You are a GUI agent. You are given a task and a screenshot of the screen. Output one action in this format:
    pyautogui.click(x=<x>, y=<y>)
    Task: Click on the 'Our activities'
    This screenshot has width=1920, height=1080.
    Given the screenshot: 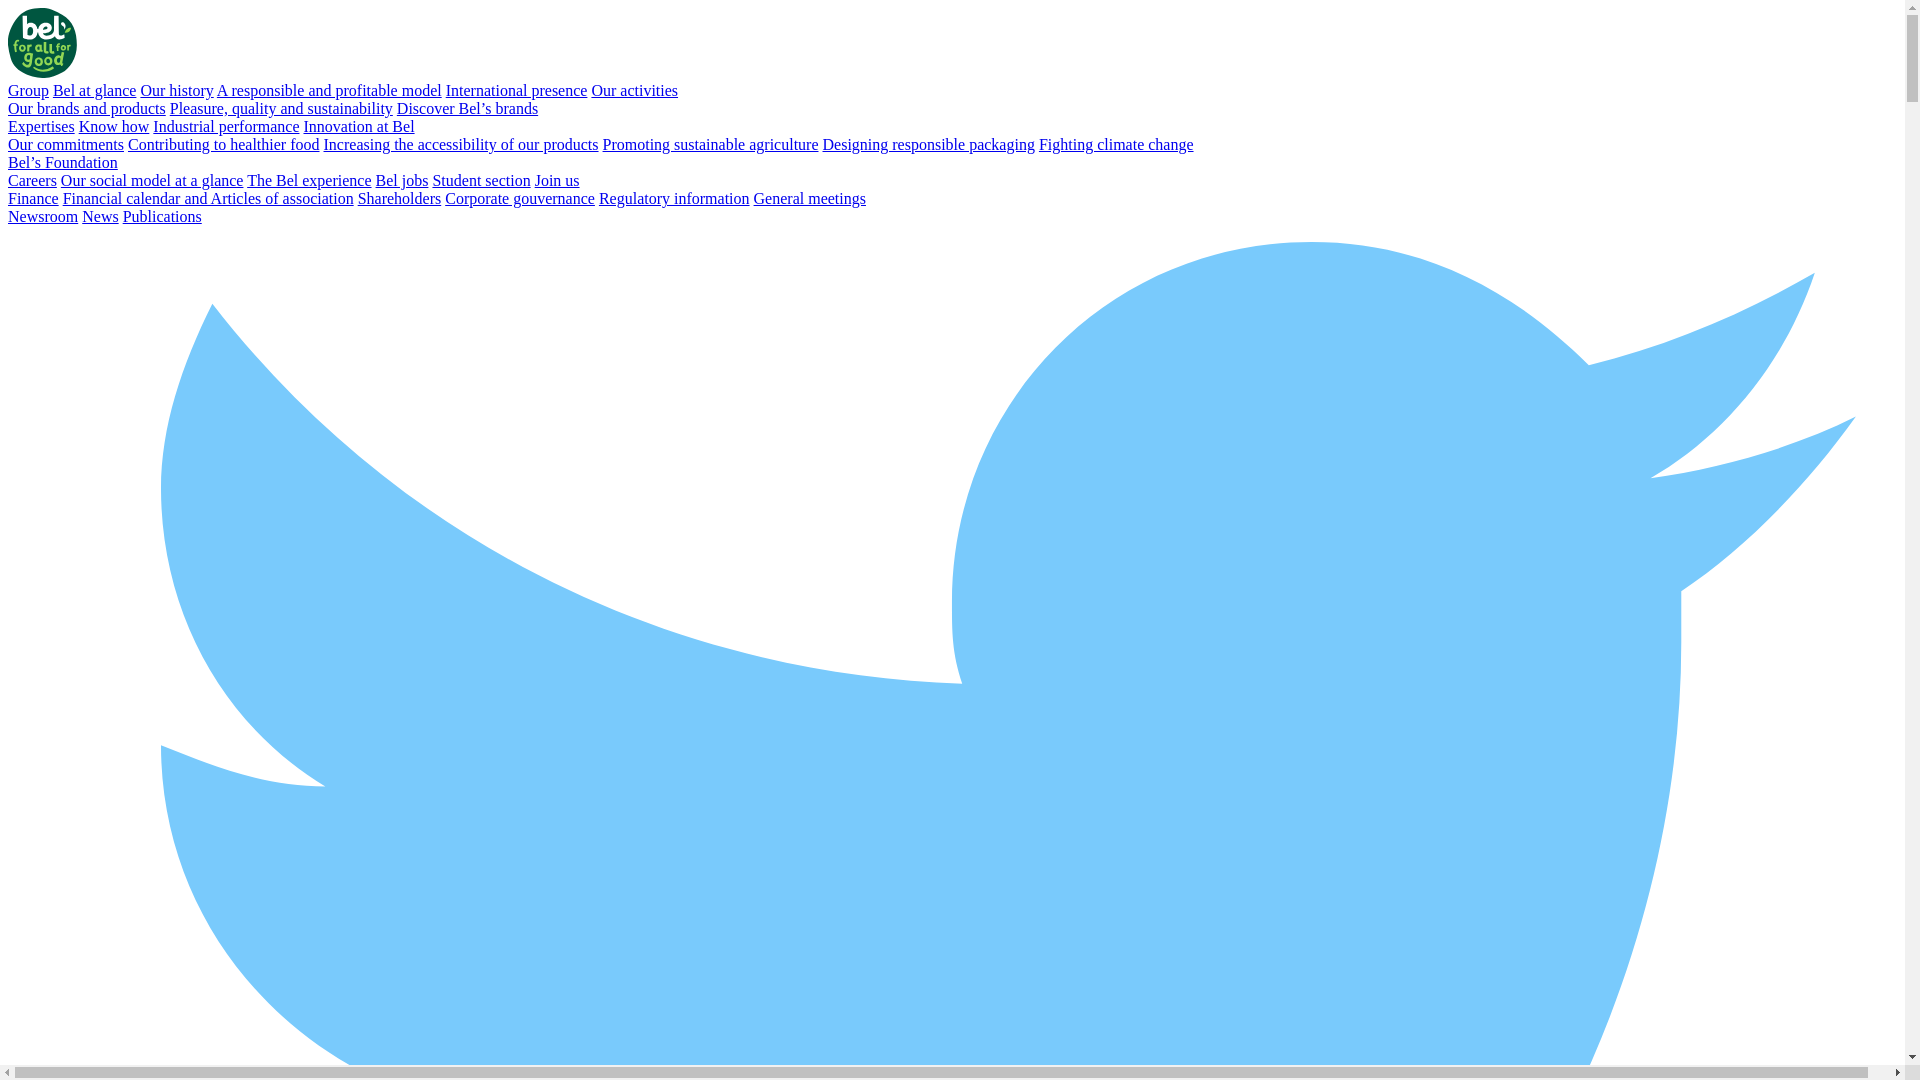 What is the action you would take?
    pyautogui.click(x=633, y=90)
    